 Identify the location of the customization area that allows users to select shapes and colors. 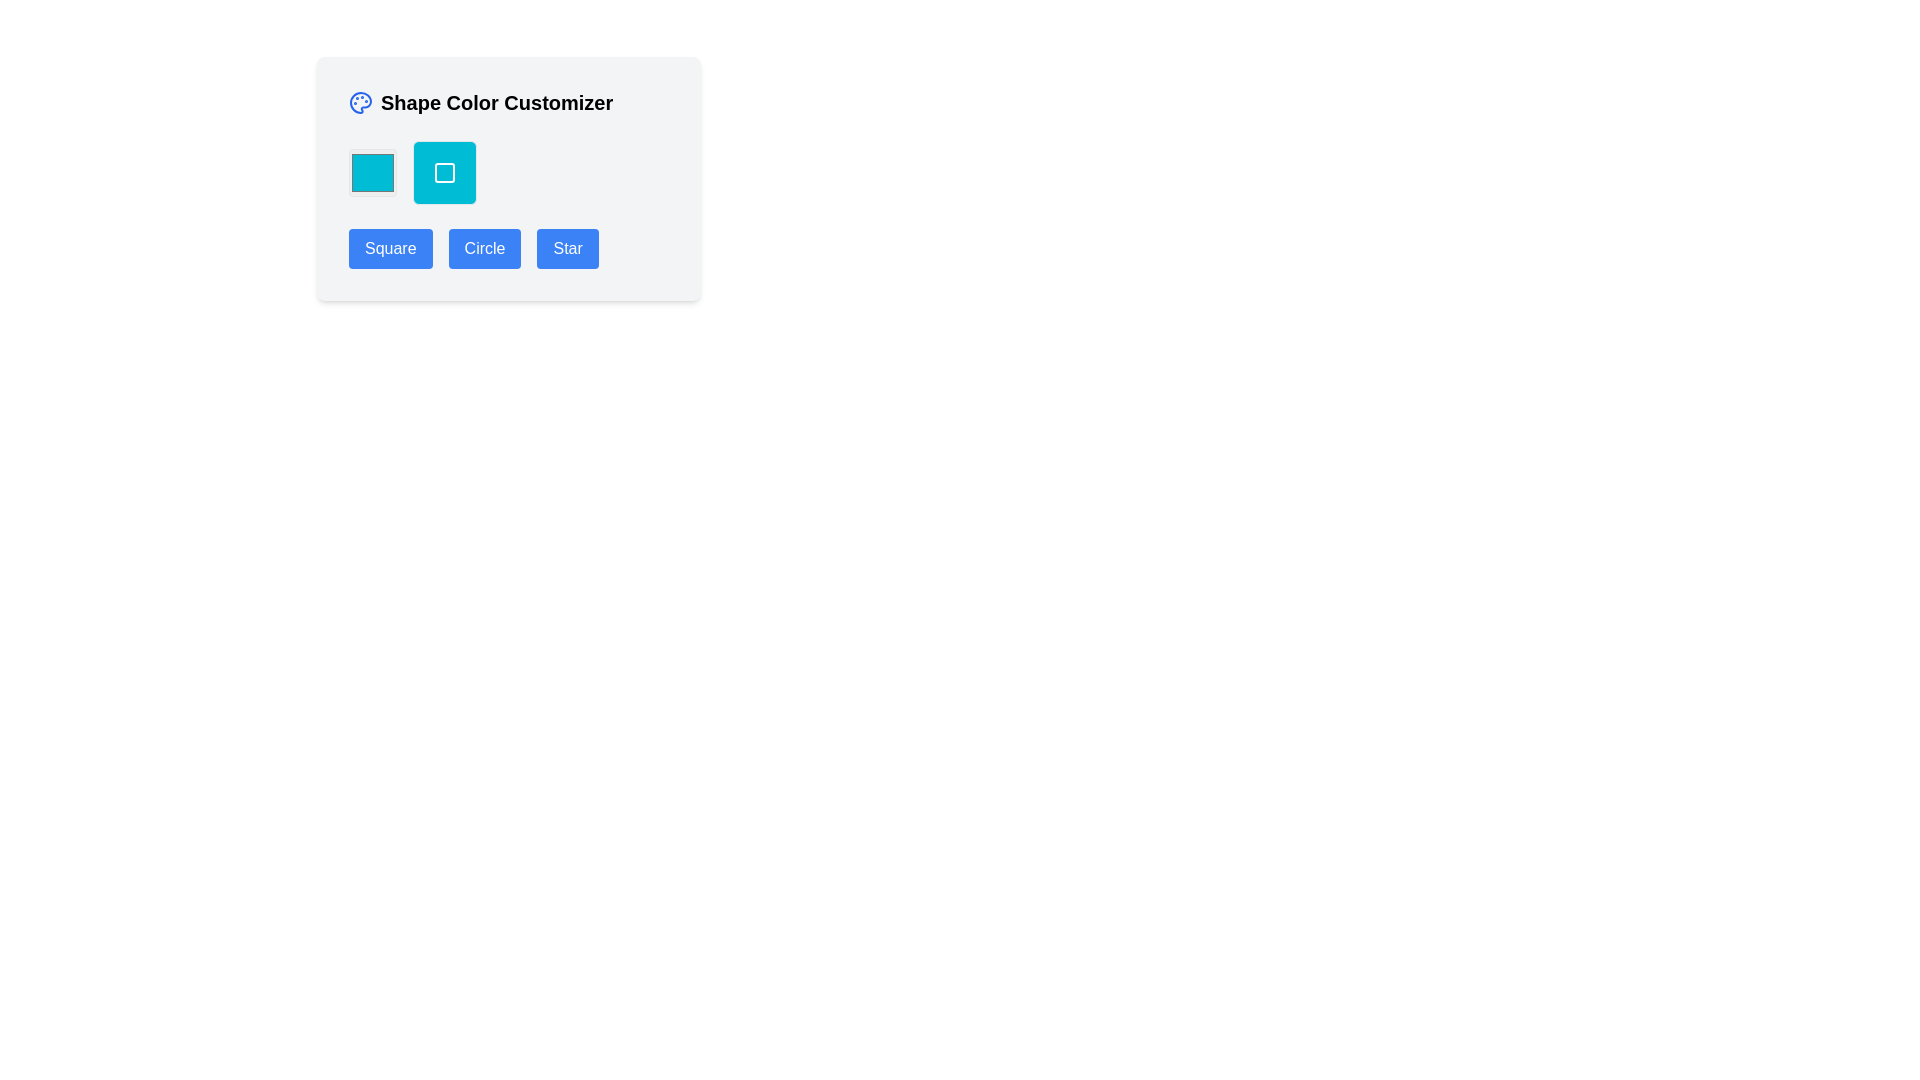
(508, 177).